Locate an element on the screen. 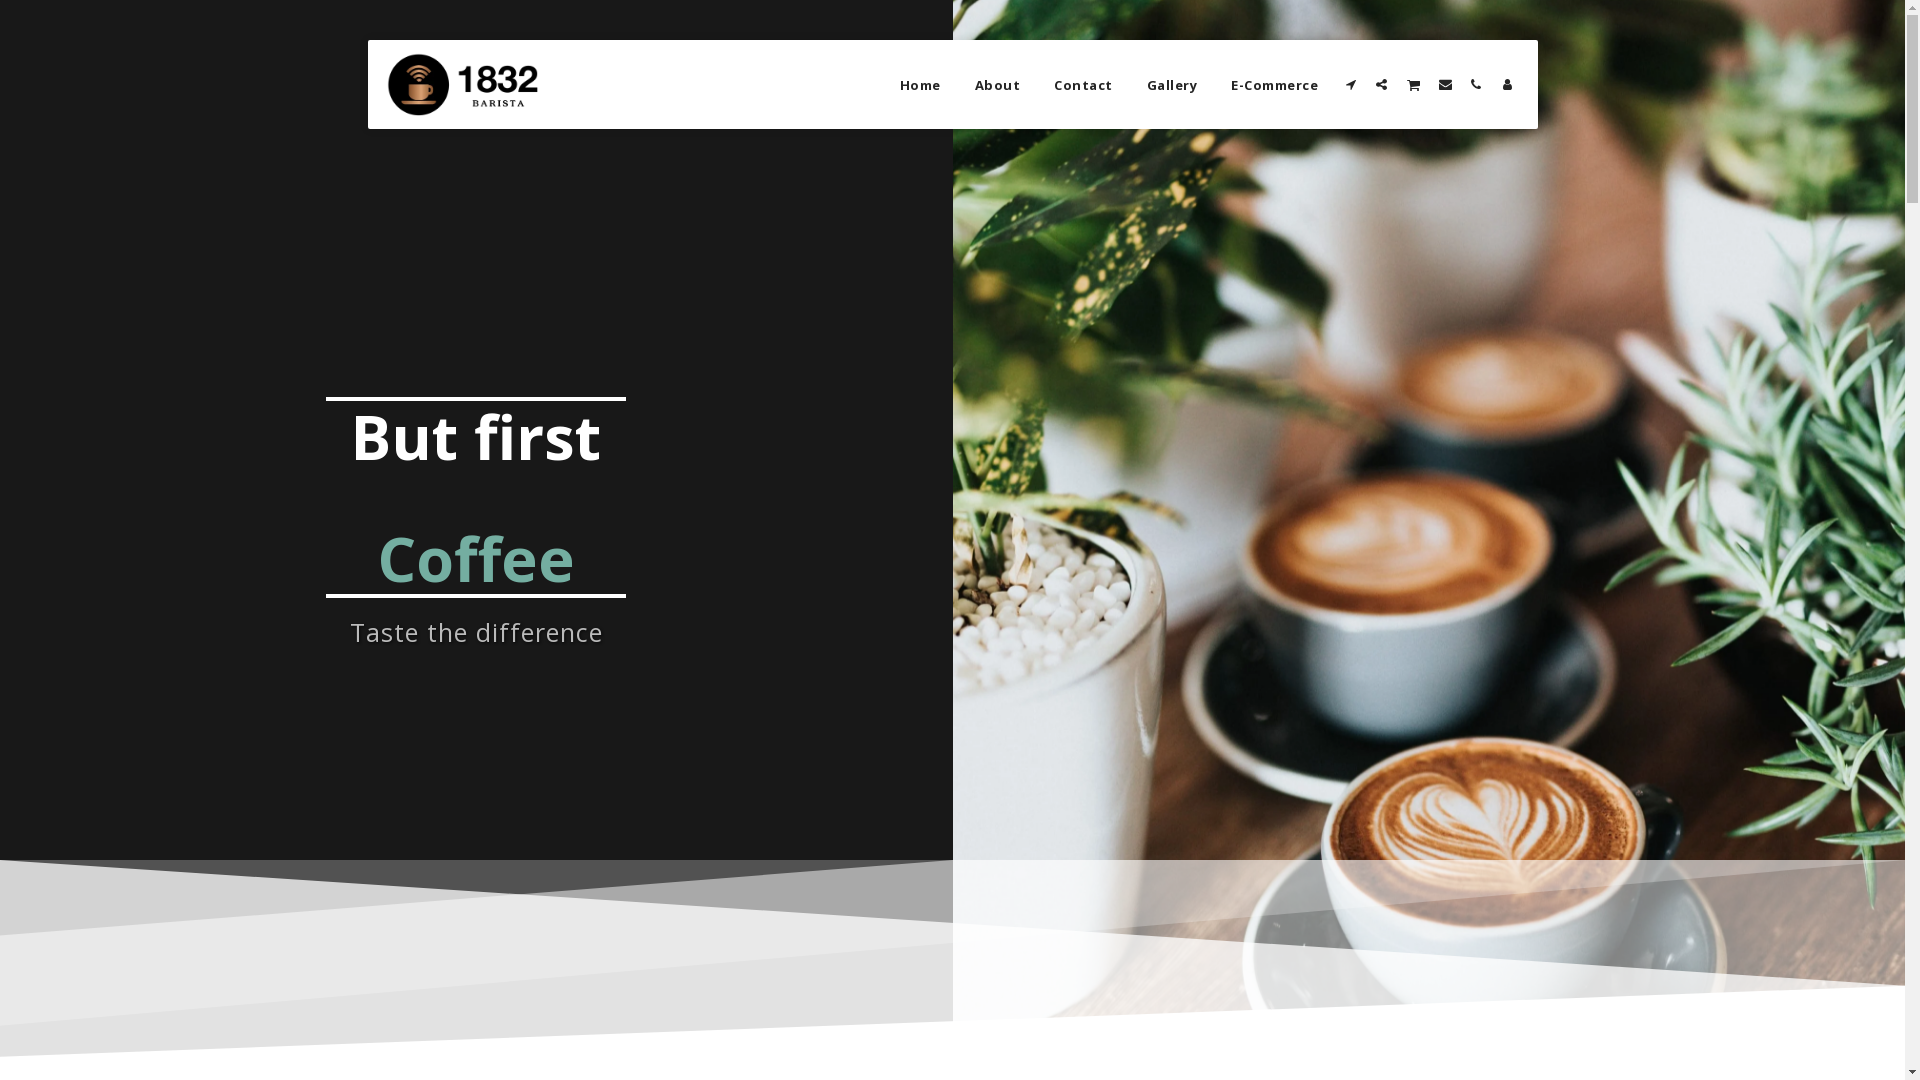  'E-Commerce' is located at coordinates (1273, 83).